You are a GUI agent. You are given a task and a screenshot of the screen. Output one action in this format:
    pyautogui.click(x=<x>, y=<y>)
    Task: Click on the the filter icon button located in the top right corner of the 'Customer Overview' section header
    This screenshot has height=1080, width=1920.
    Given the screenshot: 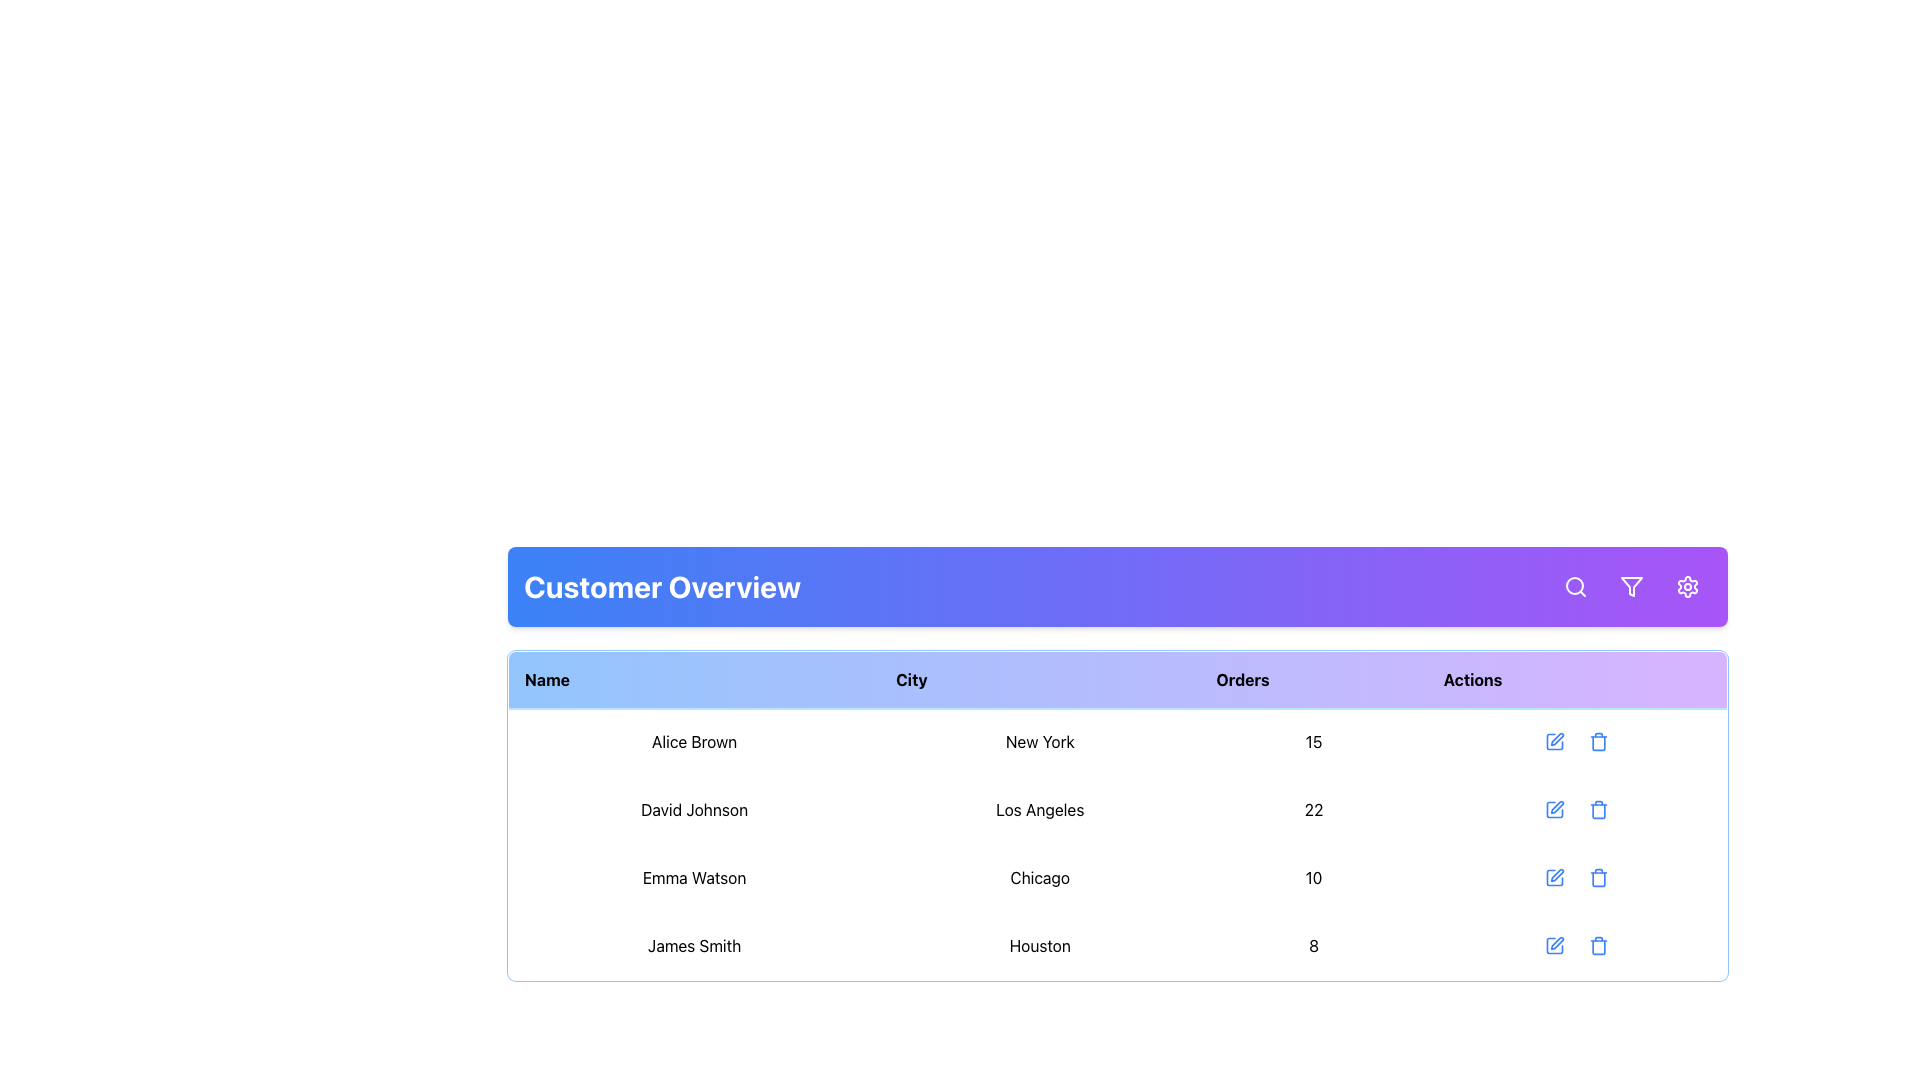 What is the action you would take?
    pyautogui.click(x=1632, y=585)
    